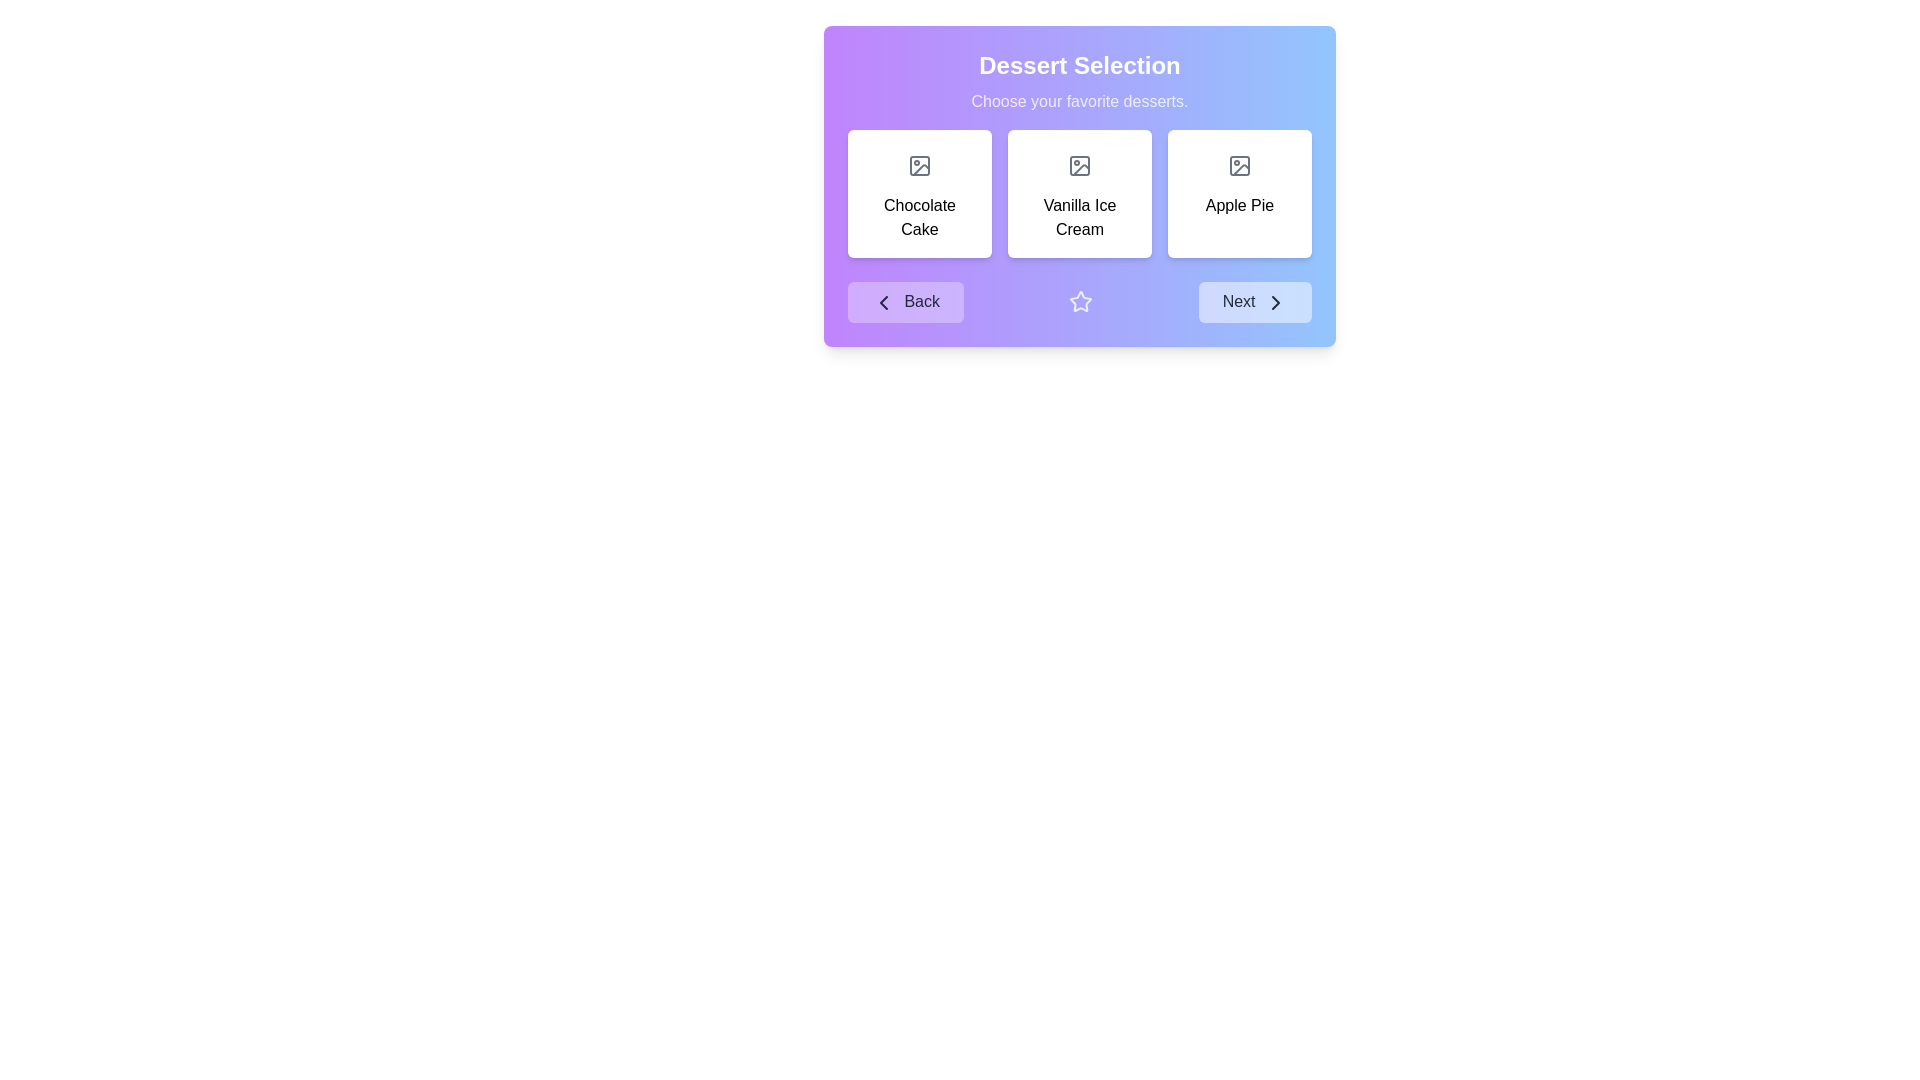 The image size is (1920, 1080). Describe the element at coordinates (905, 302) in the screenshot. I see `the 'Back' button with rounded corners and a white background` at that location.